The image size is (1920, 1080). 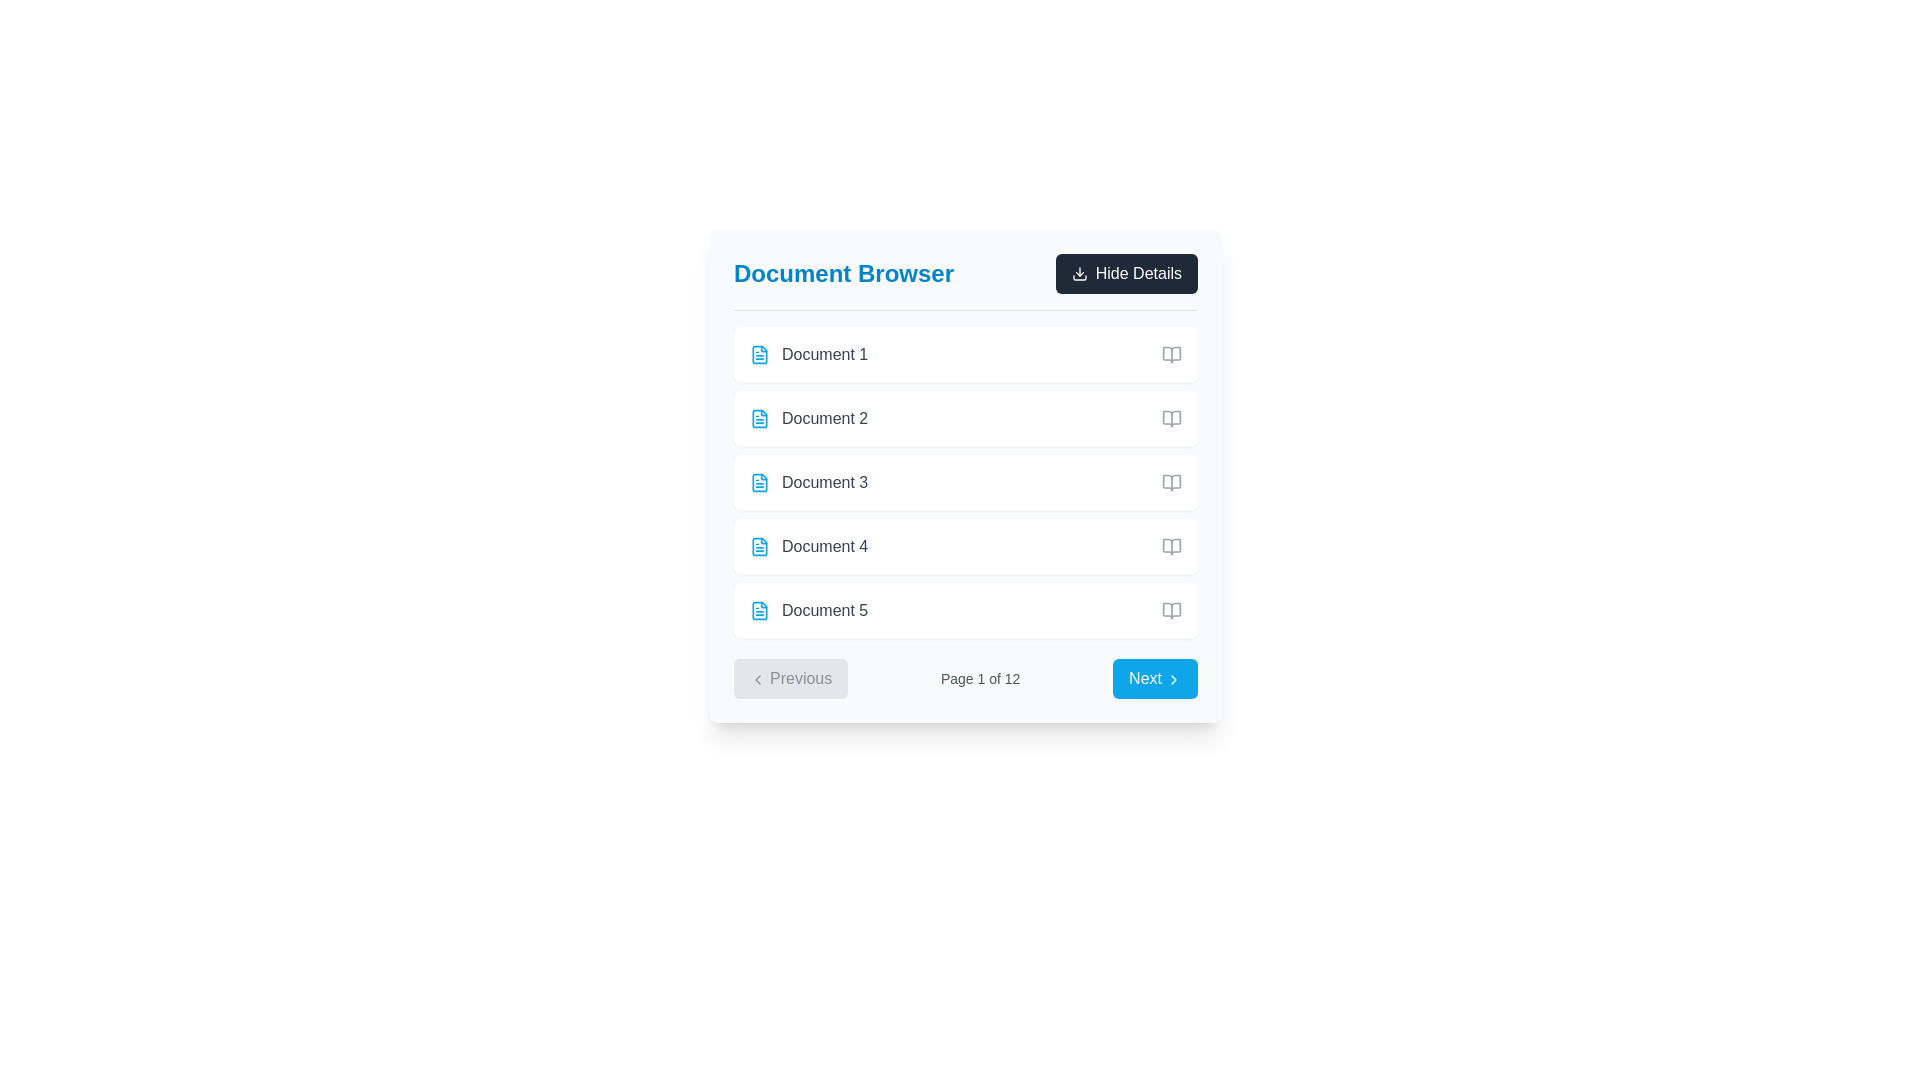 What do you see at coordinates (844, 273) in the screenshot?
I see `text content of the prominent header that reads 'Document Browser', styled in bold, large sky blue text at the top of the content section` at bounding box center [844, 273].